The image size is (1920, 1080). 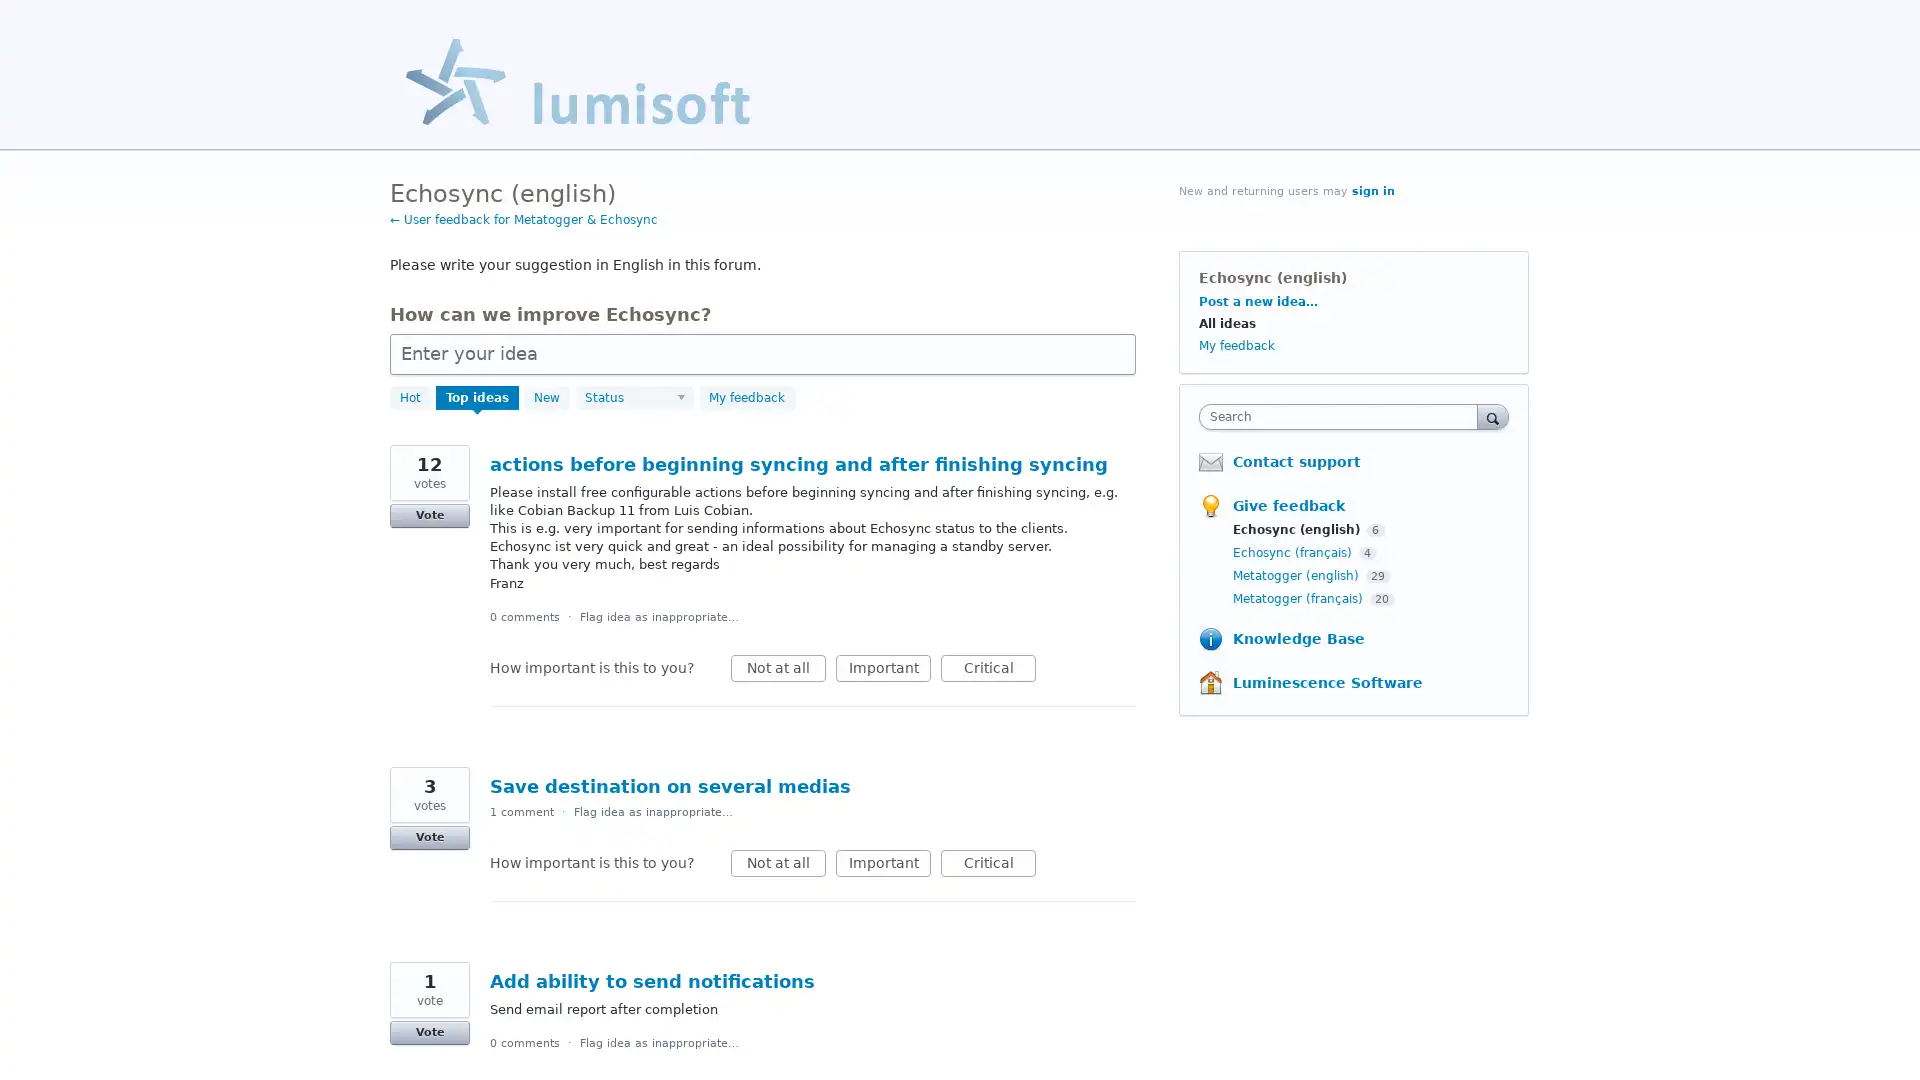 I want to click on Search, so click(x=1492, y=415).